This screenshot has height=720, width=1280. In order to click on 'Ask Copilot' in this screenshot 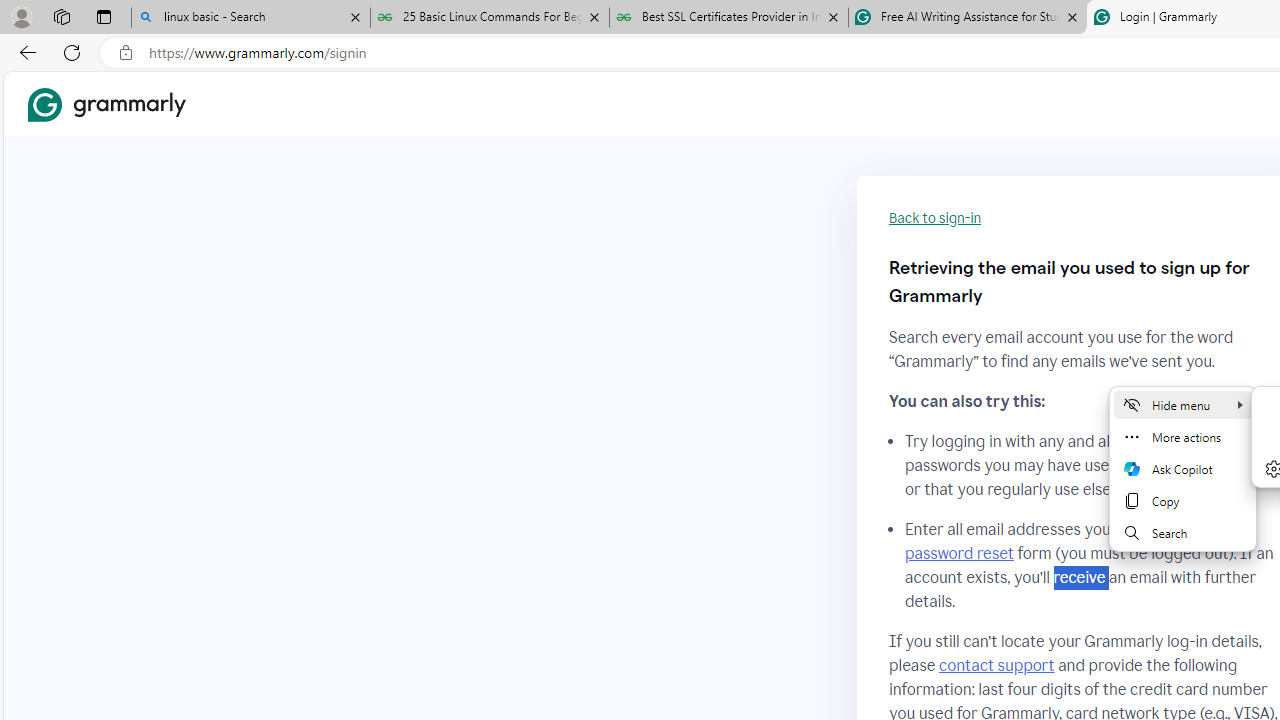, I will do `click(1182, 469)`.